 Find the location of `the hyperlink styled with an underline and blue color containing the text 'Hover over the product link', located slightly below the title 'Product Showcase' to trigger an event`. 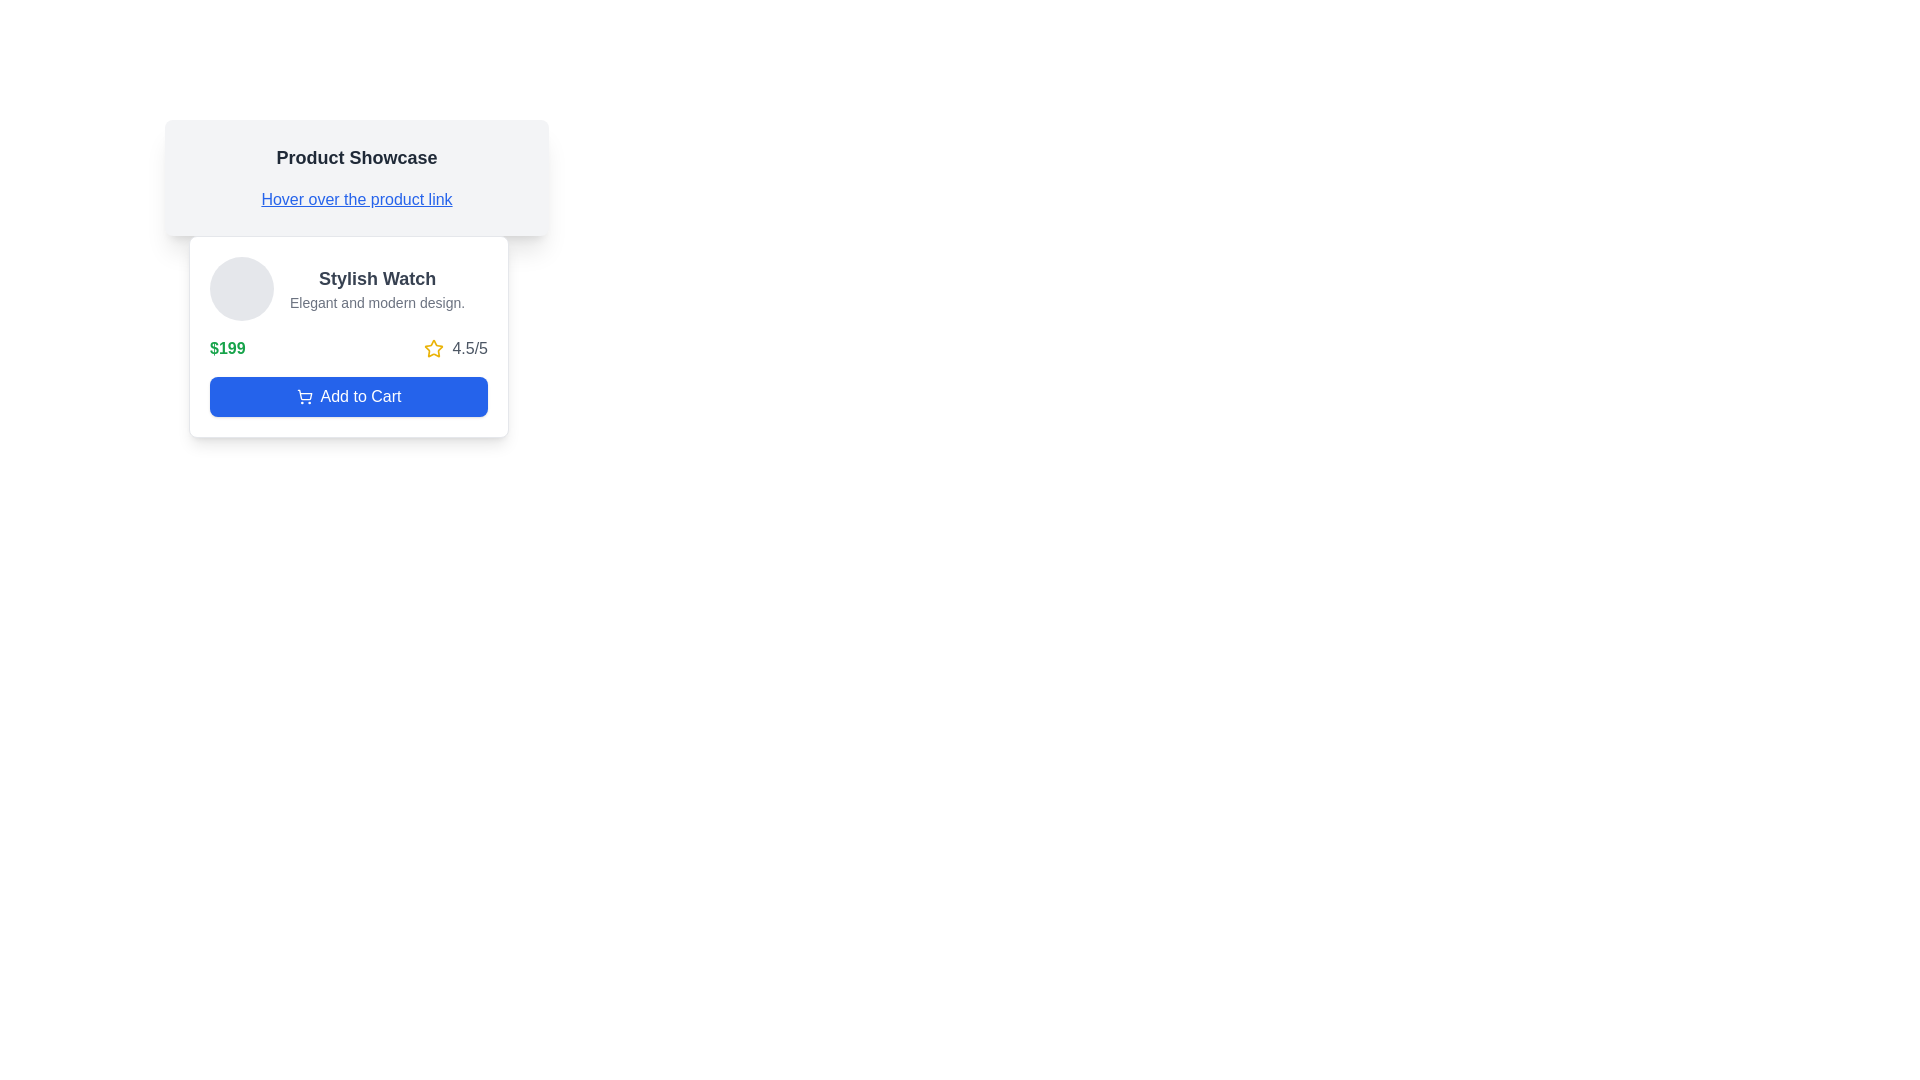

the hyperlink styled with an underline and blue color containing the text 'Hover over the product link', located slightly below the title 'Product Showcase' to trigger an event is located at coordinates (356, 200).